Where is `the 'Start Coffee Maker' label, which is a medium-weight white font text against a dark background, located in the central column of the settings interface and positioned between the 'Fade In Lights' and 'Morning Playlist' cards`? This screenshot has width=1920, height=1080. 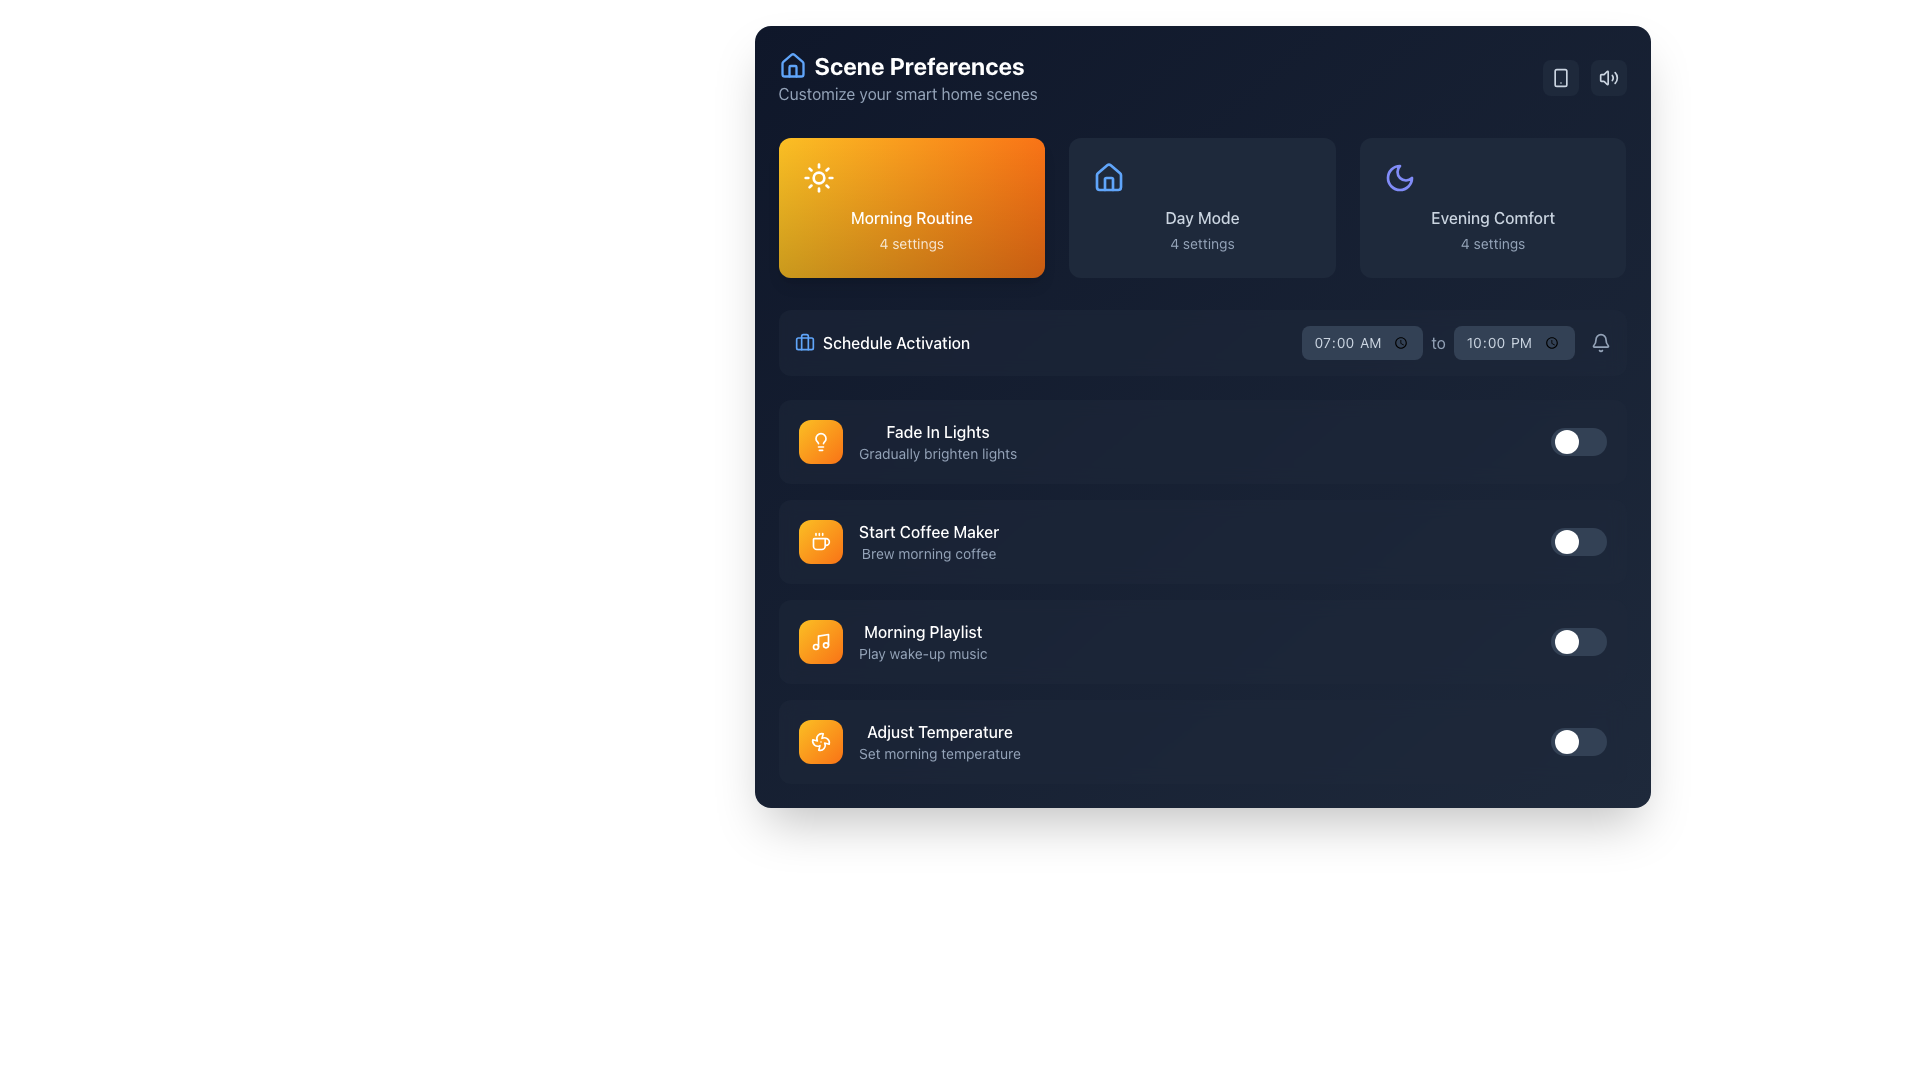
the 'Start Coffee Maker' label, which is a medium-weight white font text against a dark background, located in the central column of the settings interface and positioned between the 'Fade In Lights' and 'Morning Playlist' cards is located at coordinates (927, 531).